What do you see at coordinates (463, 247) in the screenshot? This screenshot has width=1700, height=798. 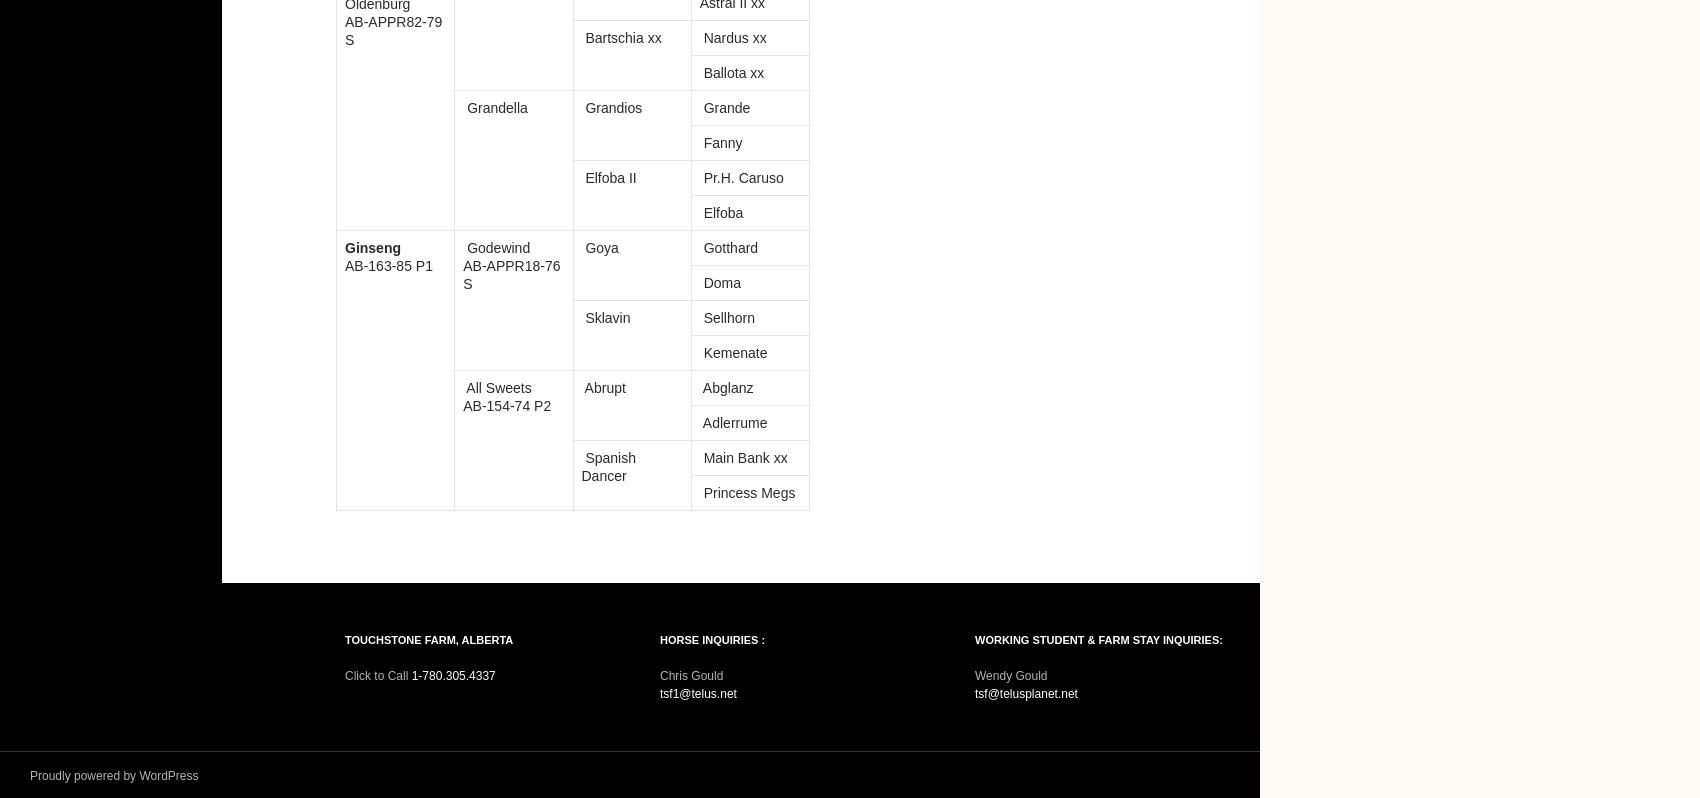 I see `'Godewind'` at bounding box center [463, 247].